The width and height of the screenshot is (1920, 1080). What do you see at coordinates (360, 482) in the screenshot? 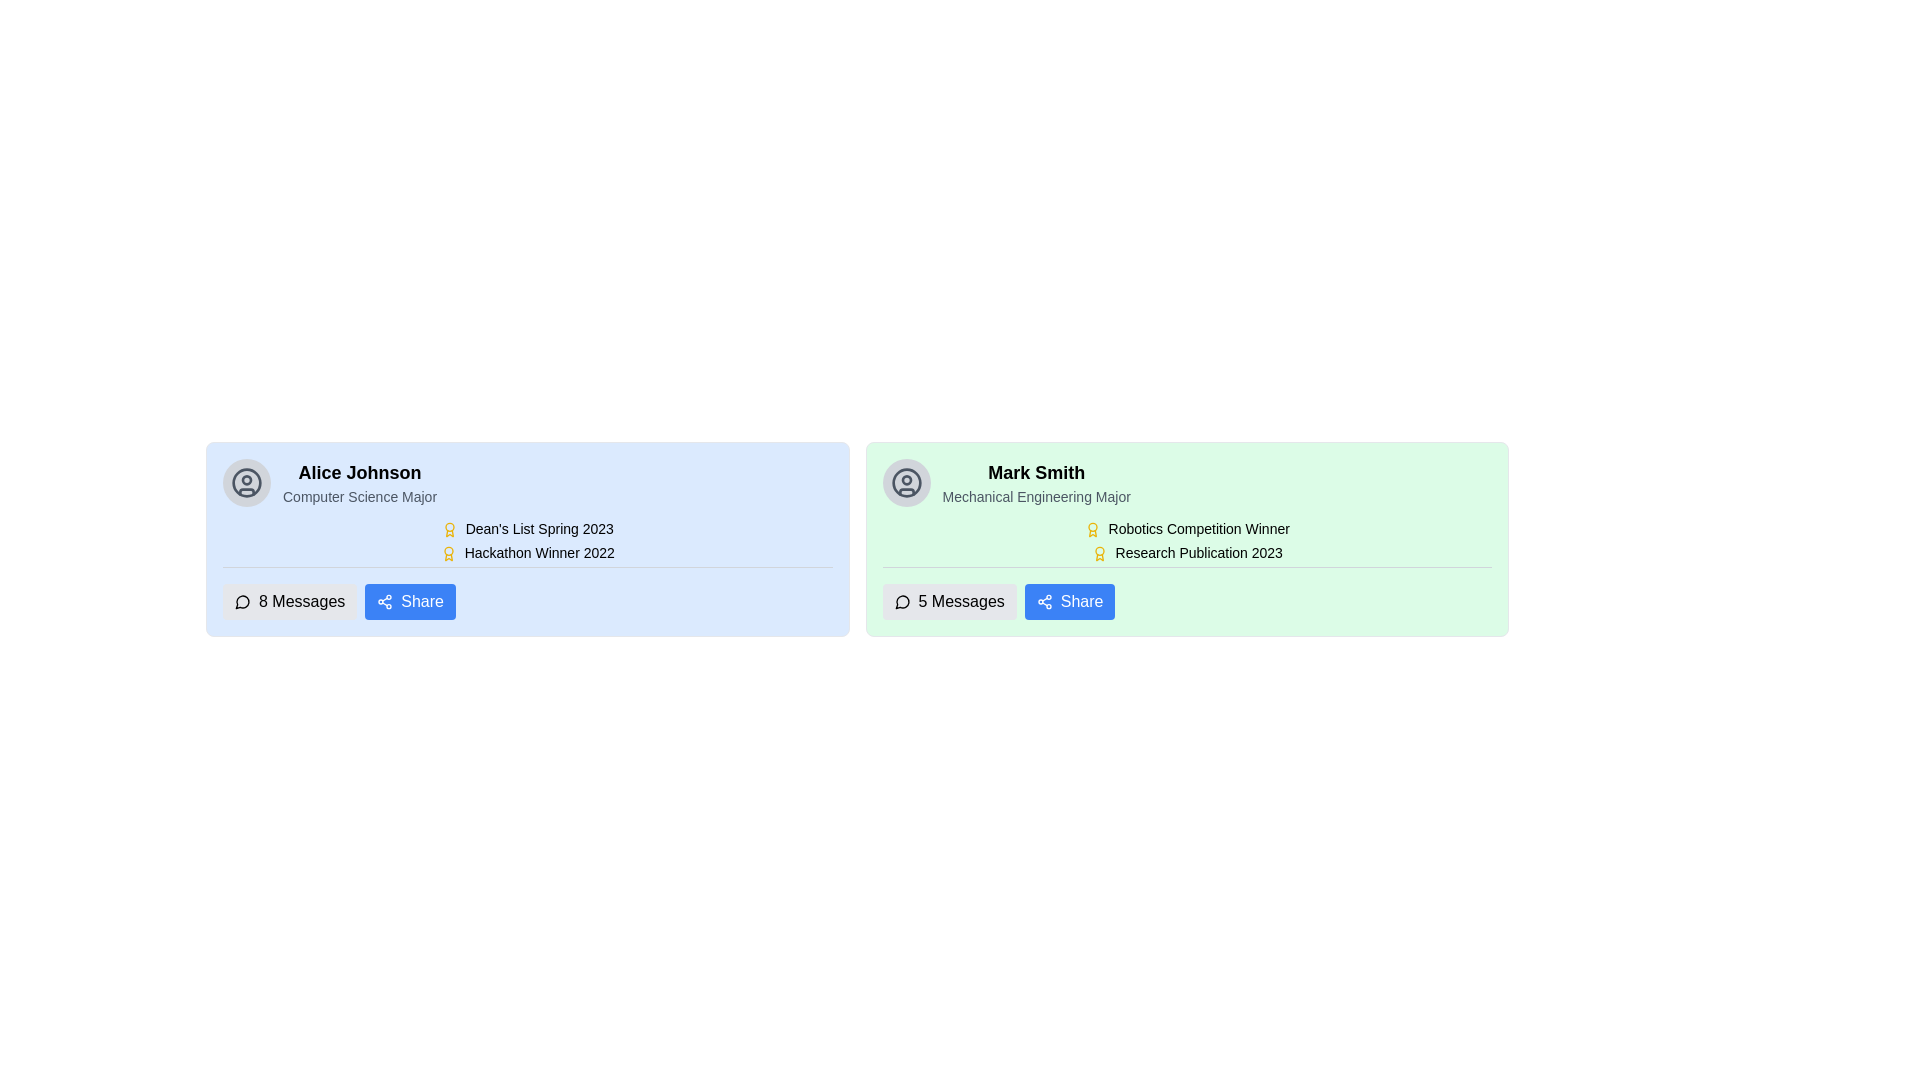
I see `the Text Display featuring 'Alice Johnson' in bold black font and 'Computer Science Major' in lighter gray font, located on a light blue background` at bounding box center [360, 482].